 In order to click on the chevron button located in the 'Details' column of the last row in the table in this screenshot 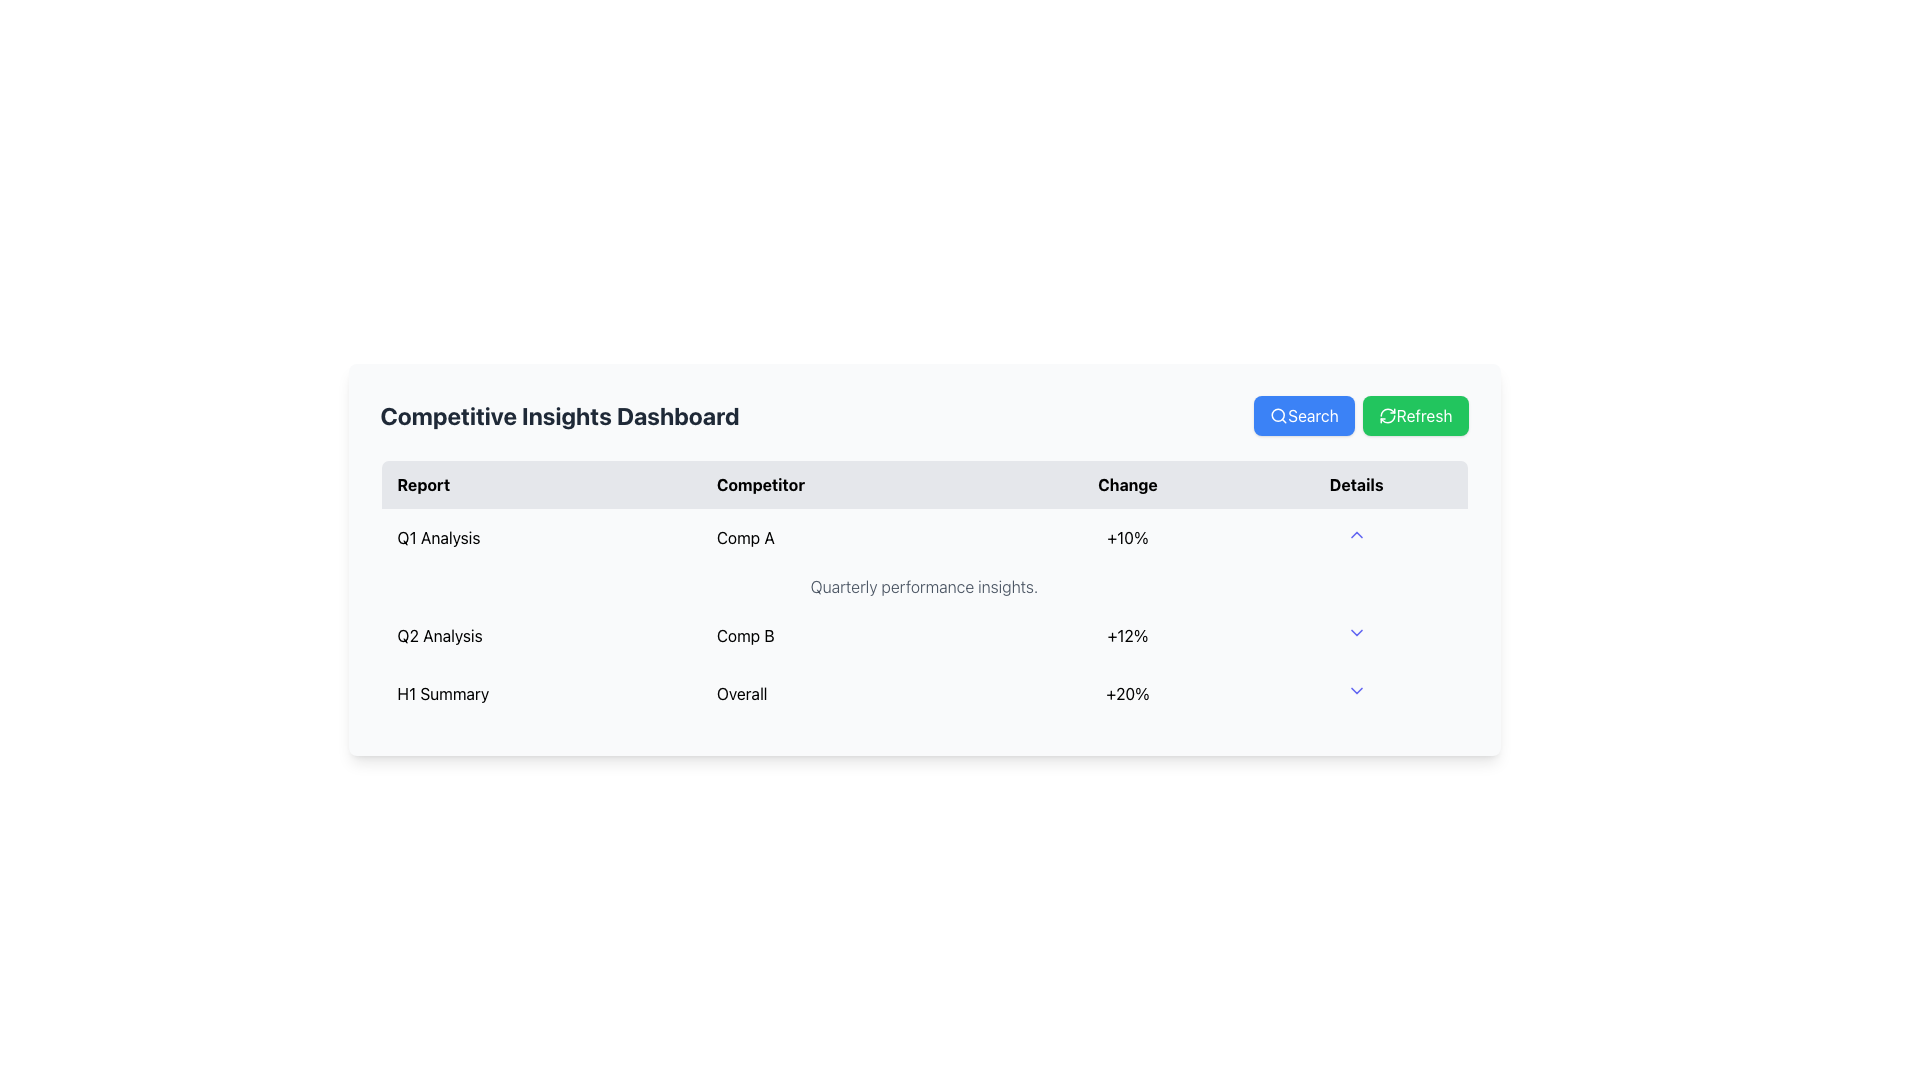, I will do `click(1356, 689)`.